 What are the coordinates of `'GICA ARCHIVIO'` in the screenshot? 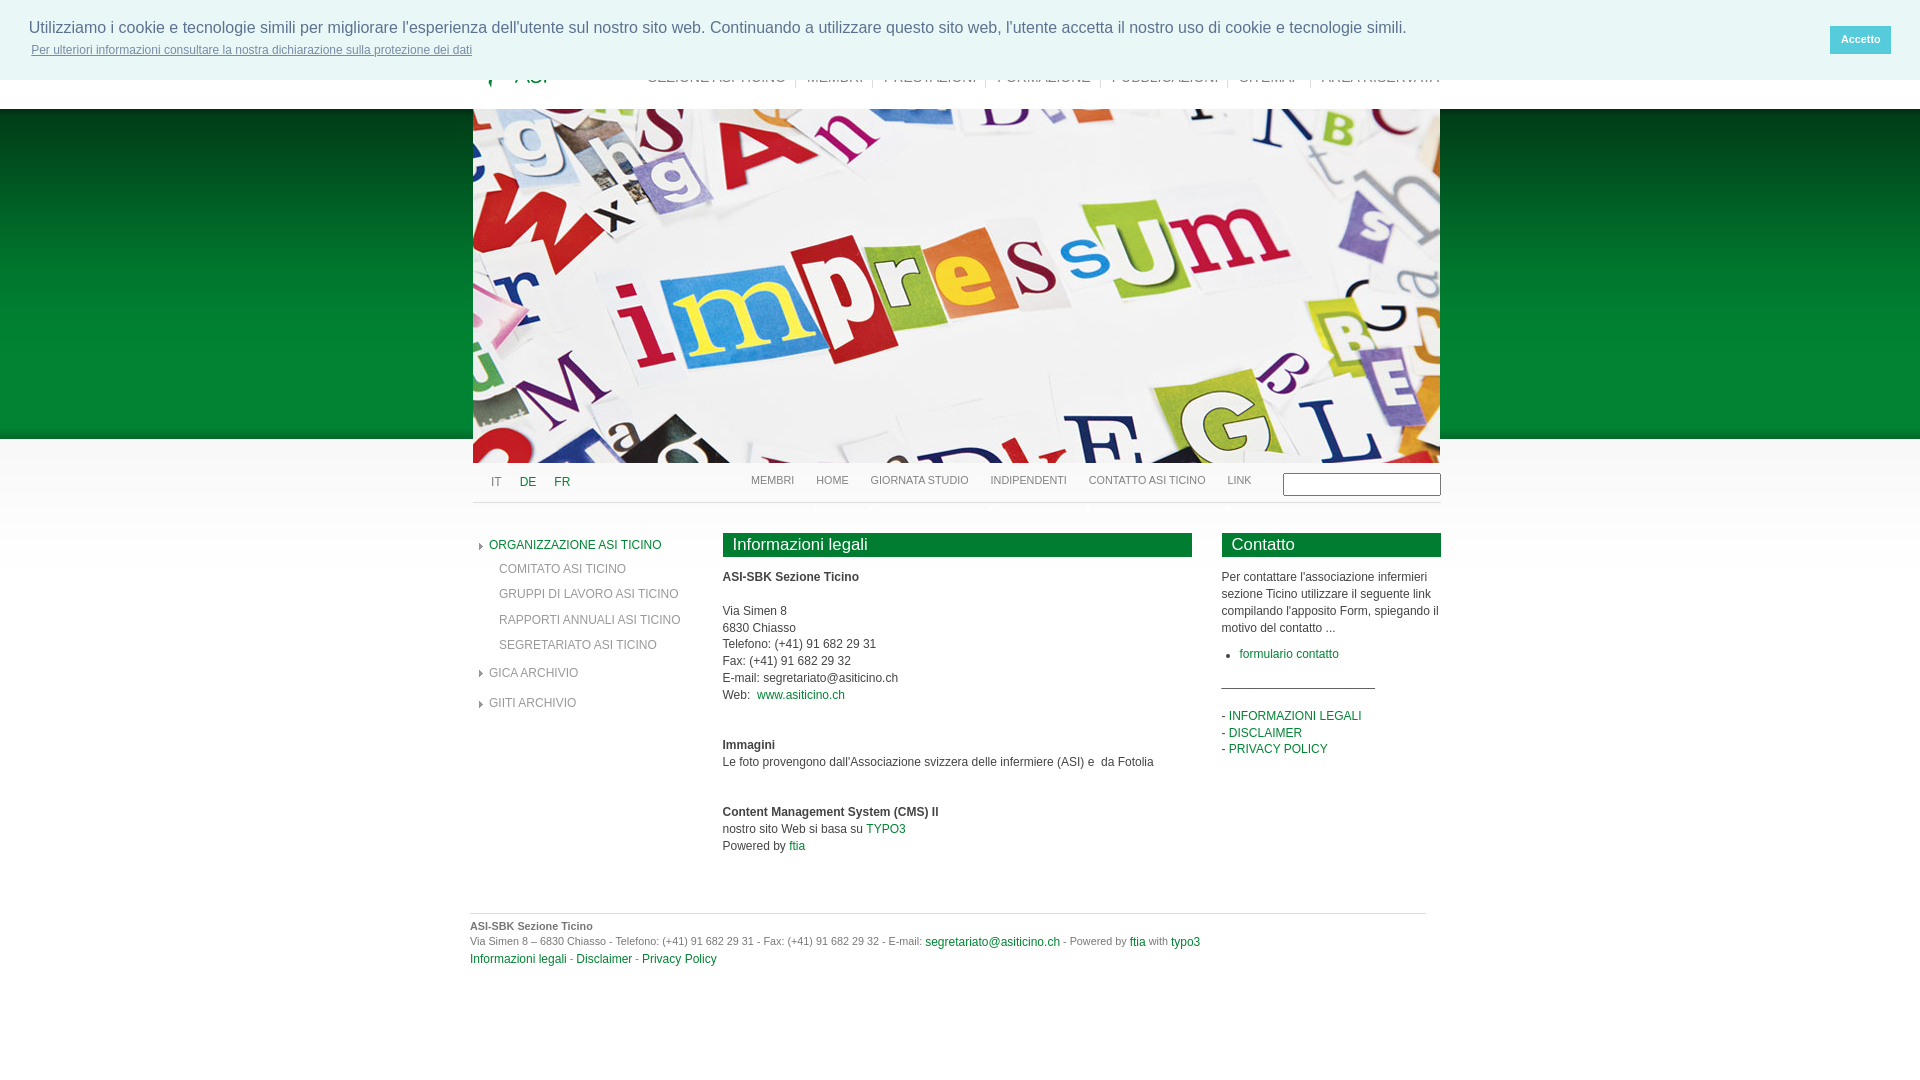 It's located at (533, 672).